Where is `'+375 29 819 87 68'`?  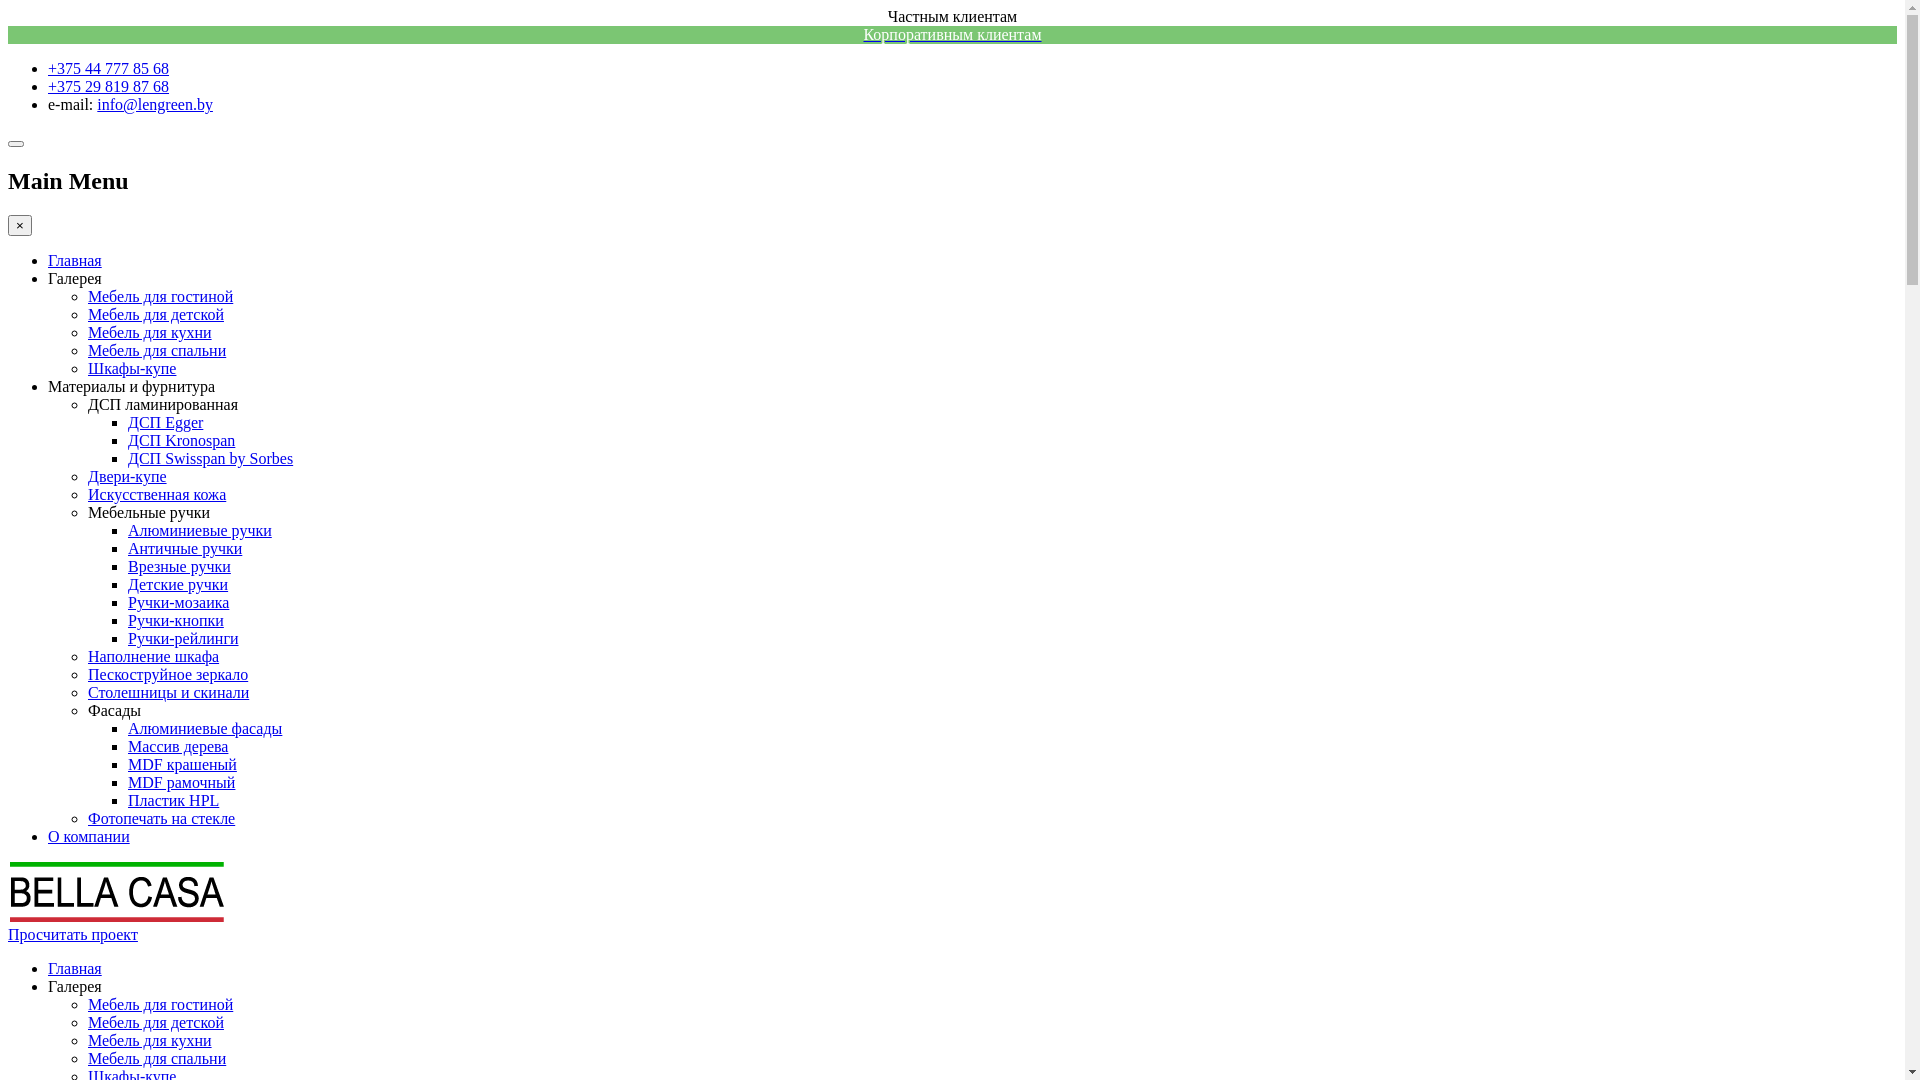 '+375 29 819 87 68' is located at coordinates (107, 85).